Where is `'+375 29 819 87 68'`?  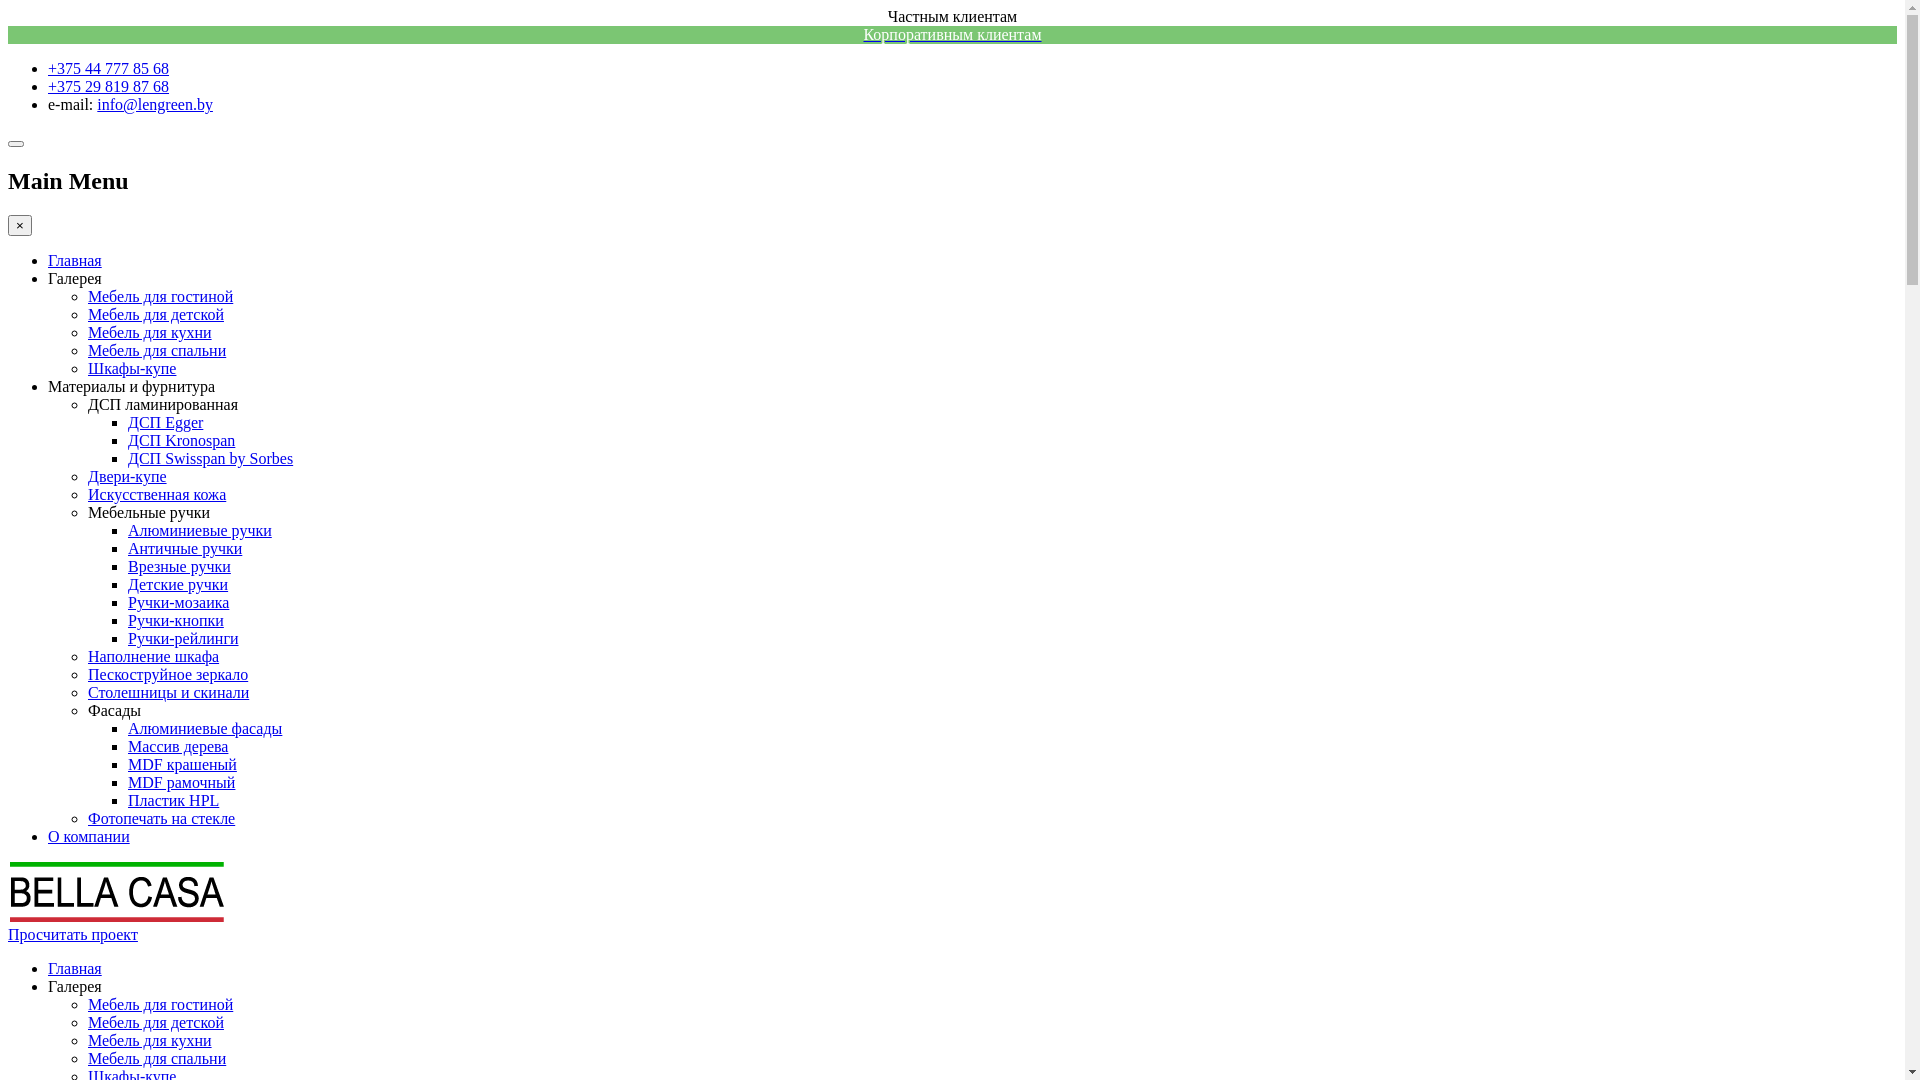 '+375 29 819 87 68' is located at coordinates (107, 85).